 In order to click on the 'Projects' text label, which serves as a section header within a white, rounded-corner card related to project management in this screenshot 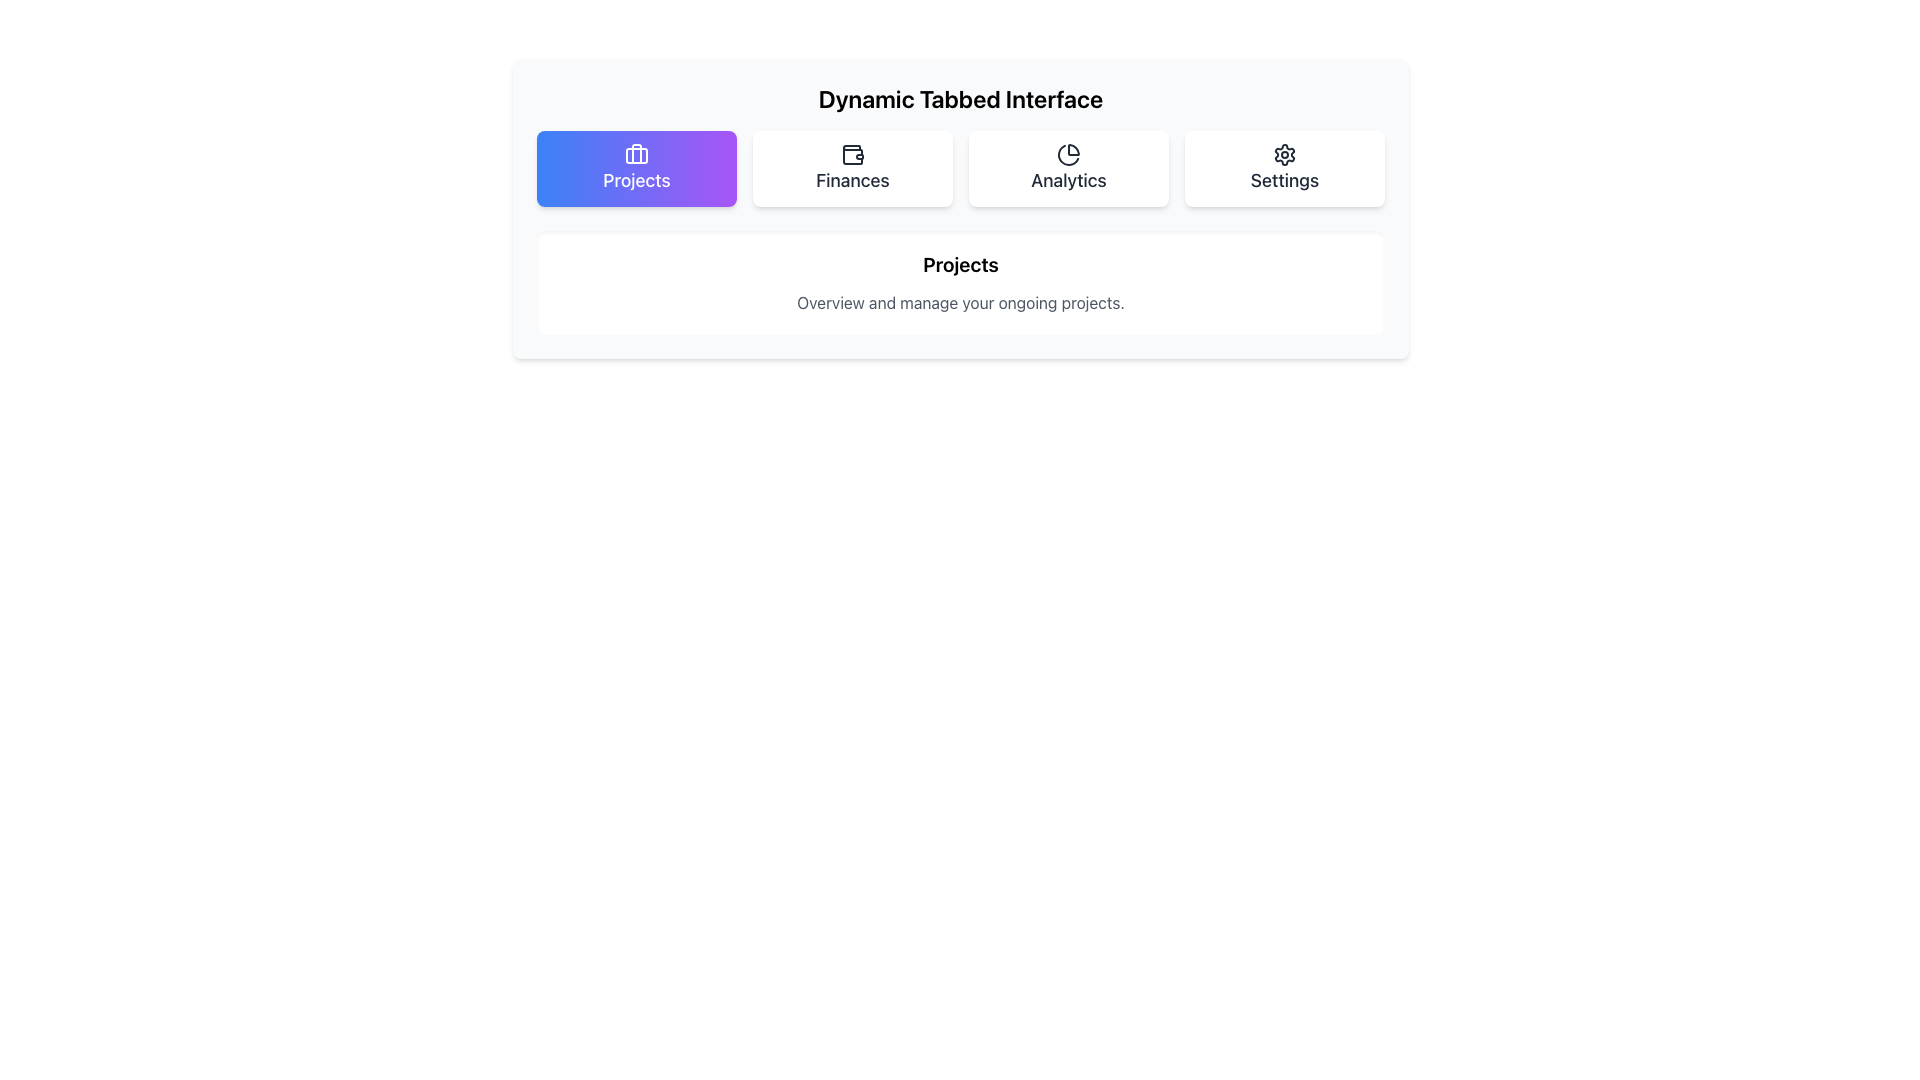, I will do `click(960, 264)`.